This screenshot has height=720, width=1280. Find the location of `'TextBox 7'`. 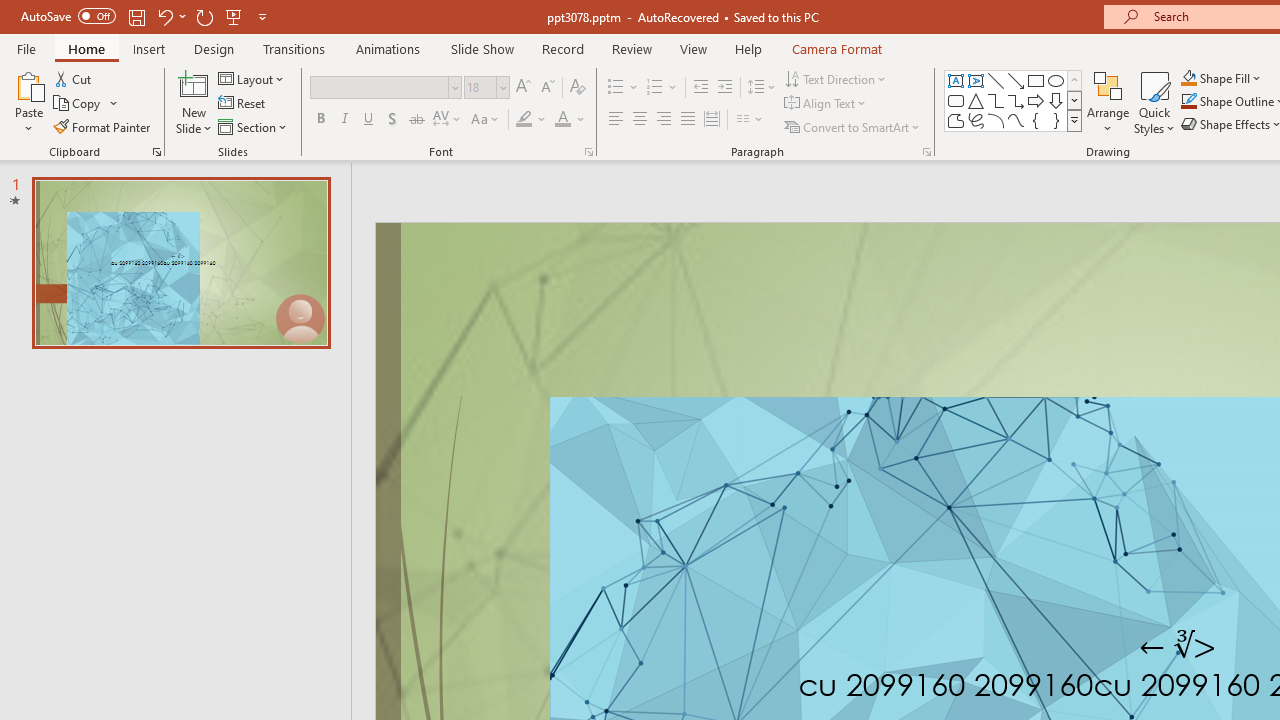

'TextBox 7' is located at coordinates (1178, 646).